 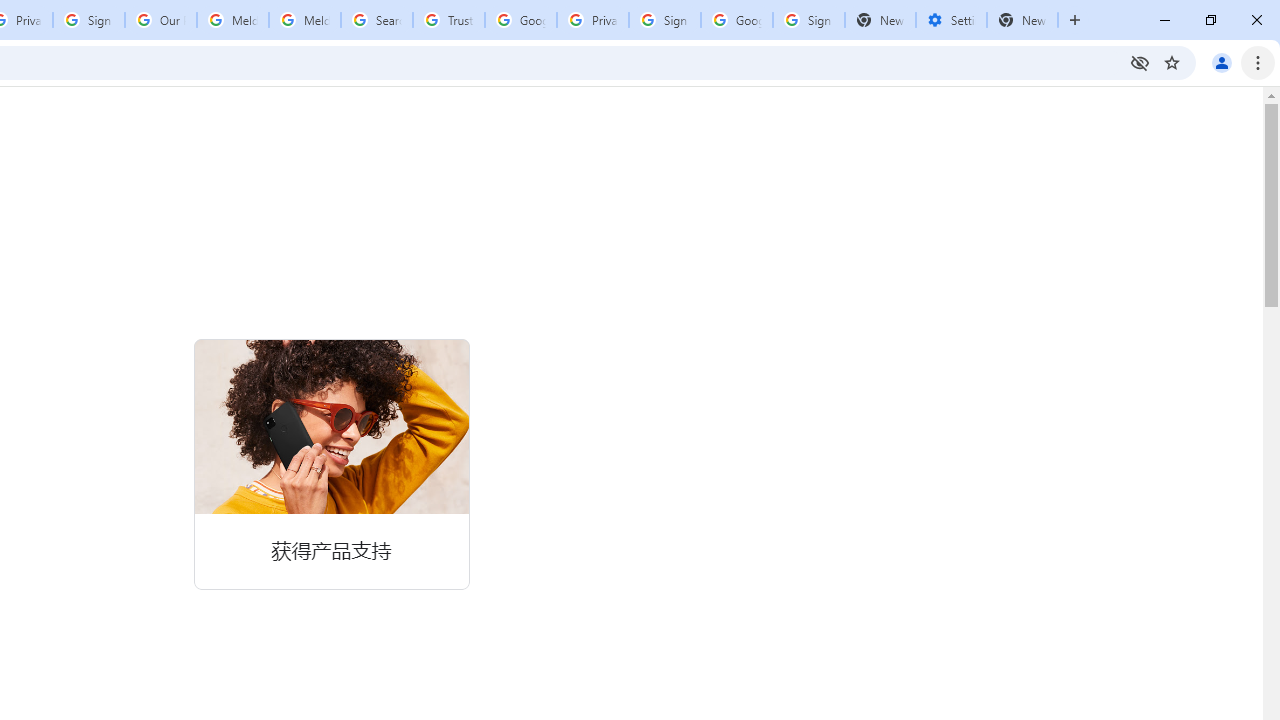 I want to click on 'Trusted Information and Content - Google Safety Center', so click(x=448, y=20).